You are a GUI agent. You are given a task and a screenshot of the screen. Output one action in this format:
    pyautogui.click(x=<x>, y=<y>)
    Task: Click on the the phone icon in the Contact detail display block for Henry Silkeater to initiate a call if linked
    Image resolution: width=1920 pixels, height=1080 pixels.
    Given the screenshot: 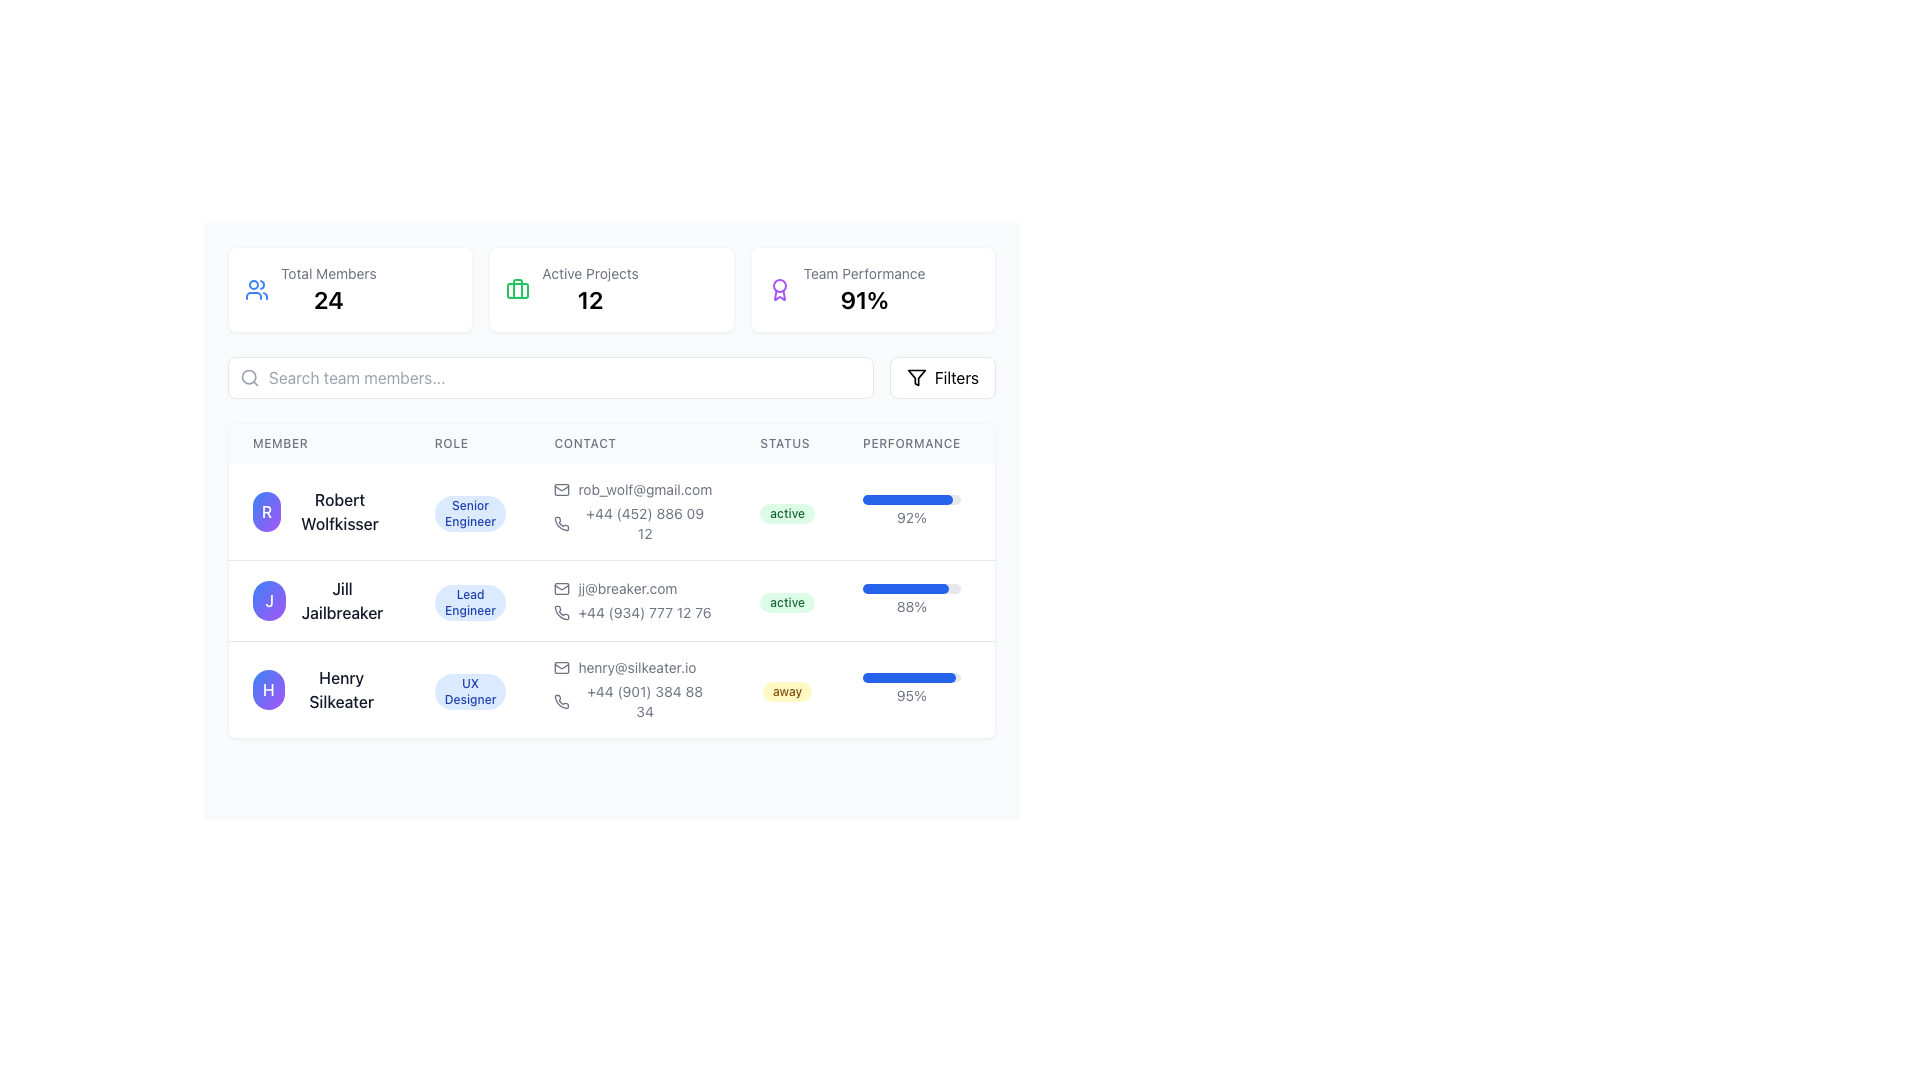 What is the action you would take?
    pyautogui.click(x=632, y=688)
    